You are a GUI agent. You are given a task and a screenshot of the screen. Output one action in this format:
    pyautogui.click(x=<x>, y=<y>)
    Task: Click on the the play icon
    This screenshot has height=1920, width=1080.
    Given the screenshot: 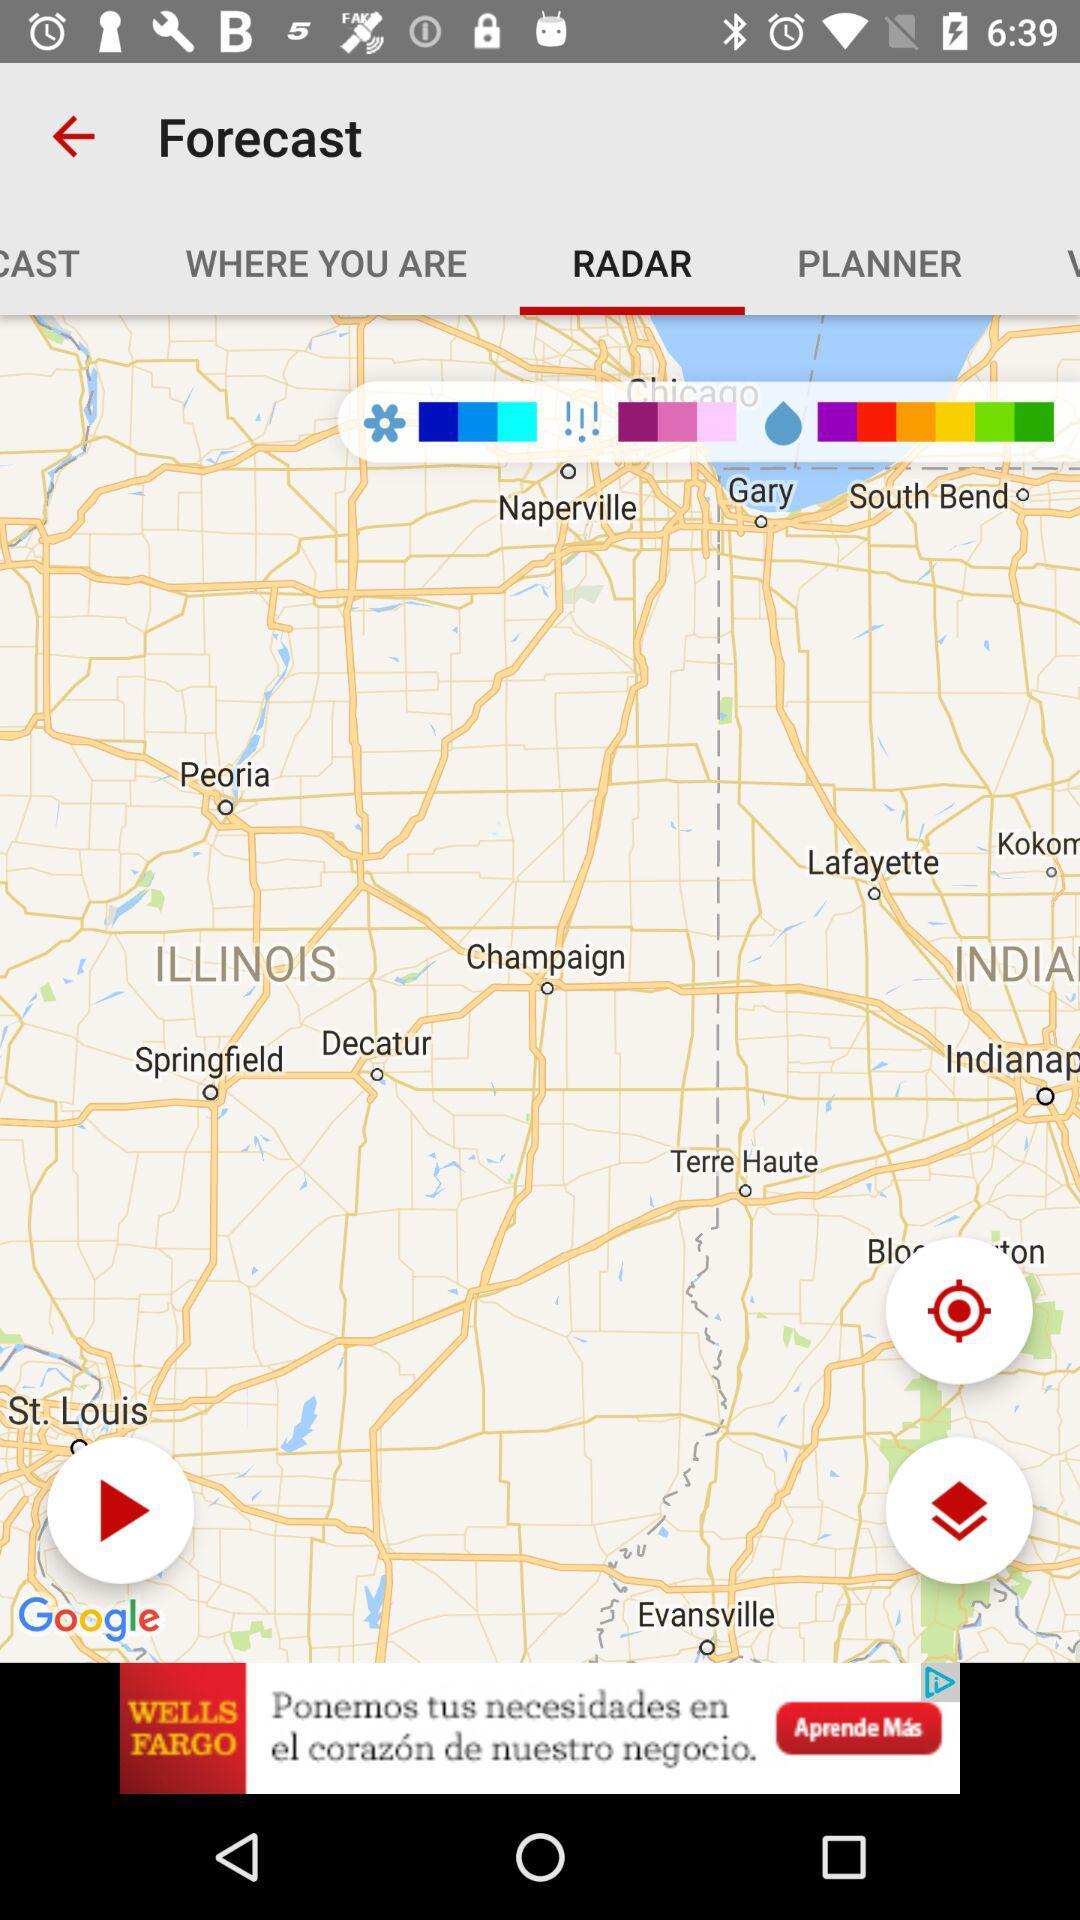 What is the action you would take?
    pyautogui.click(x=120, y=1510)
    